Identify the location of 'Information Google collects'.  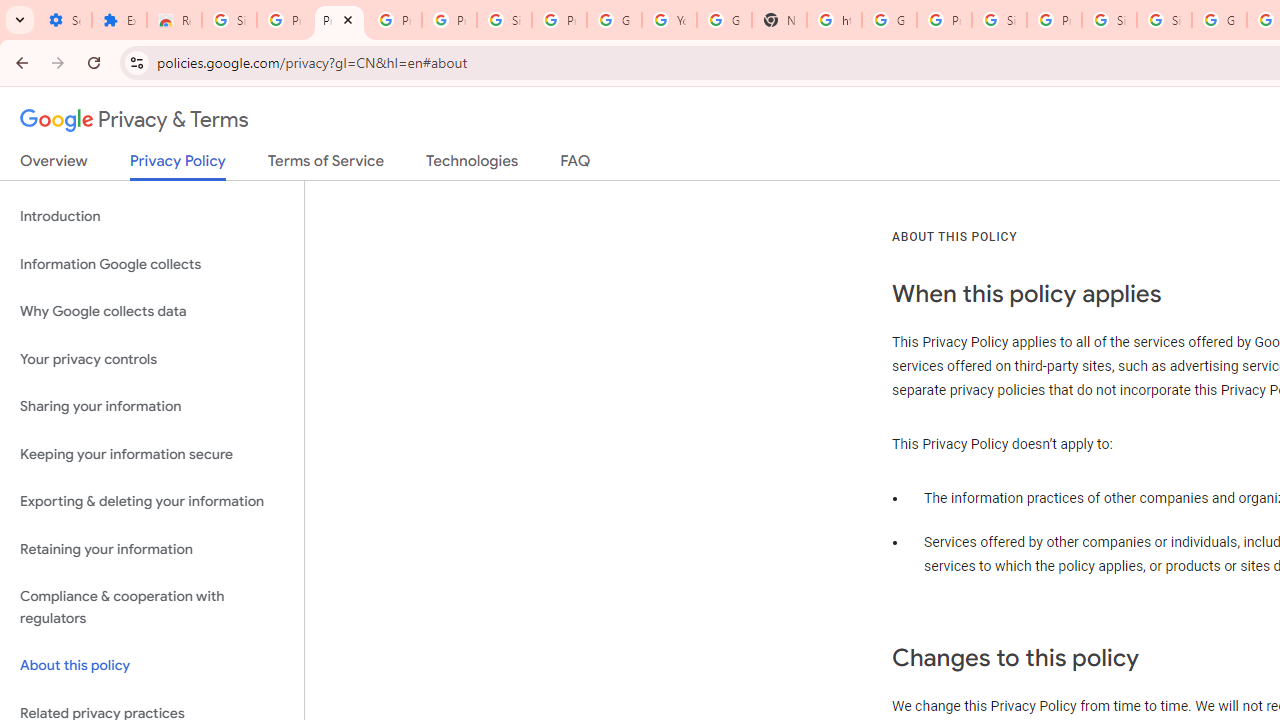
(151, 263).